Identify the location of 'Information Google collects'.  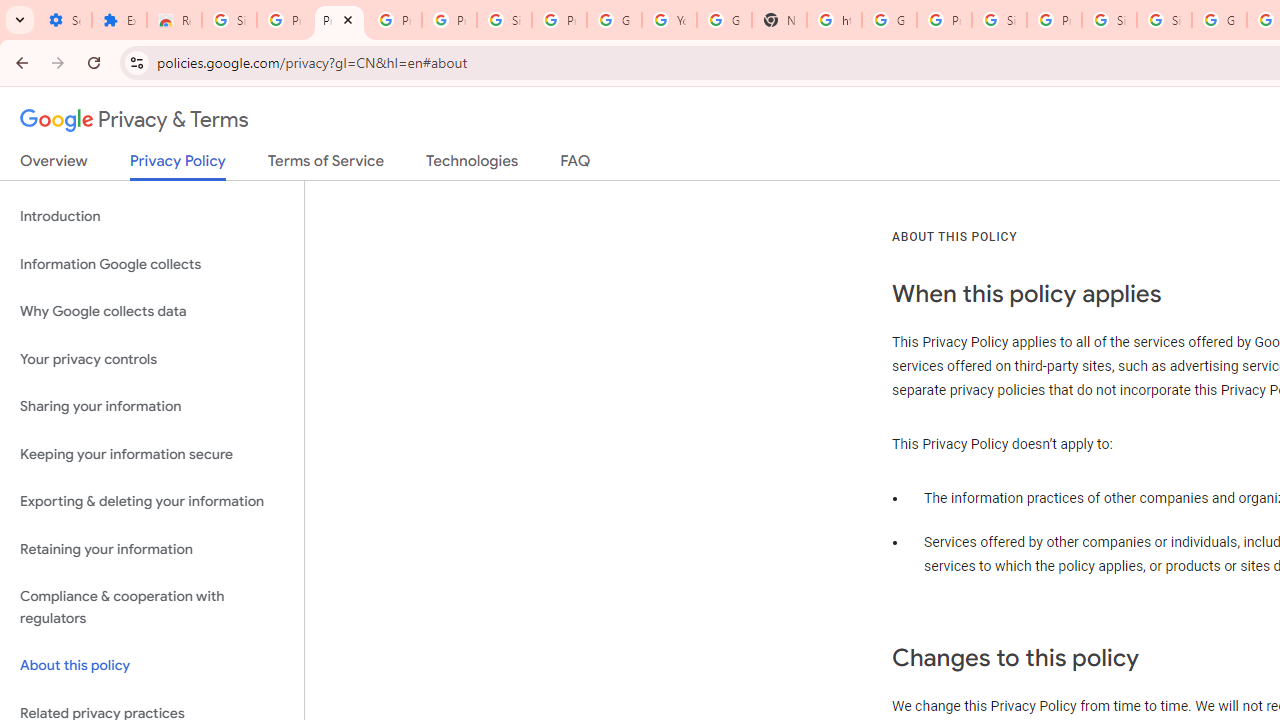
(151, 263).